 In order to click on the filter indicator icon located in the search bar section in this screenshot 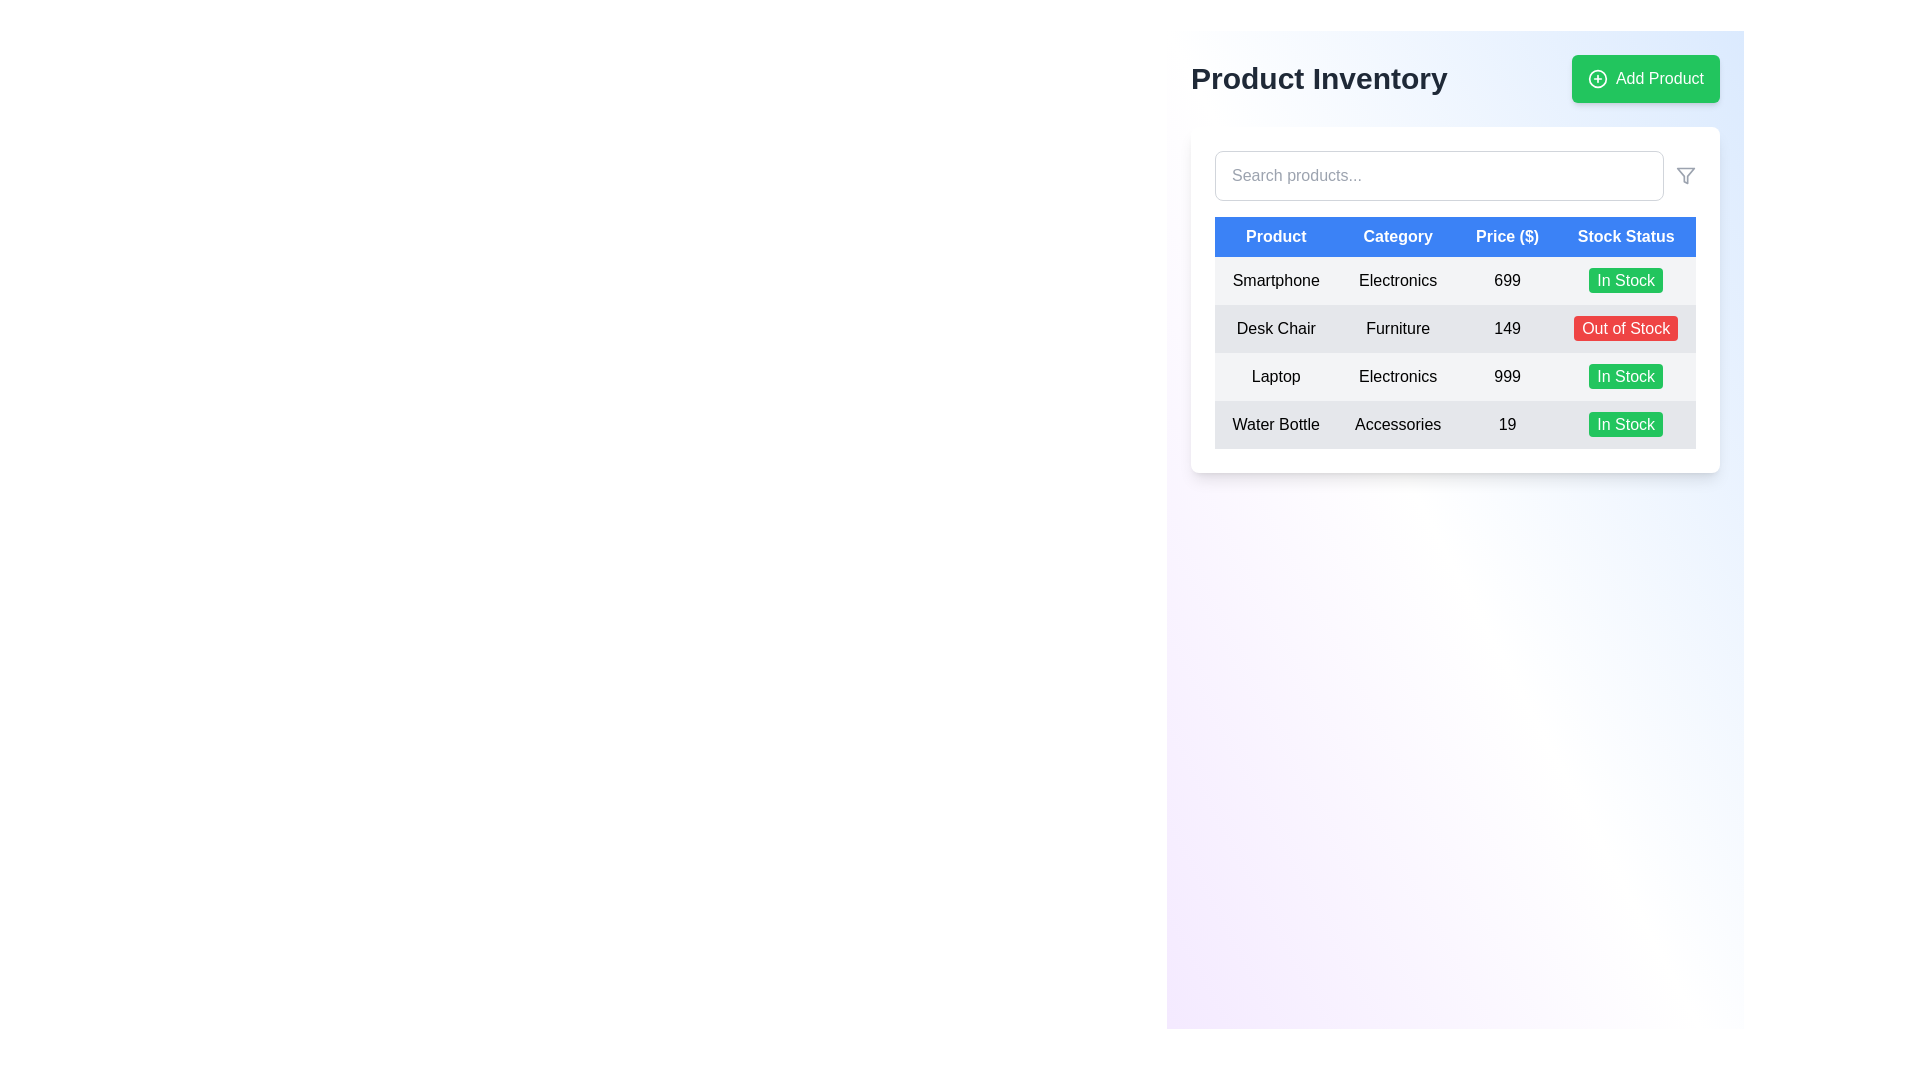, I will do `click(1684, 175)`.